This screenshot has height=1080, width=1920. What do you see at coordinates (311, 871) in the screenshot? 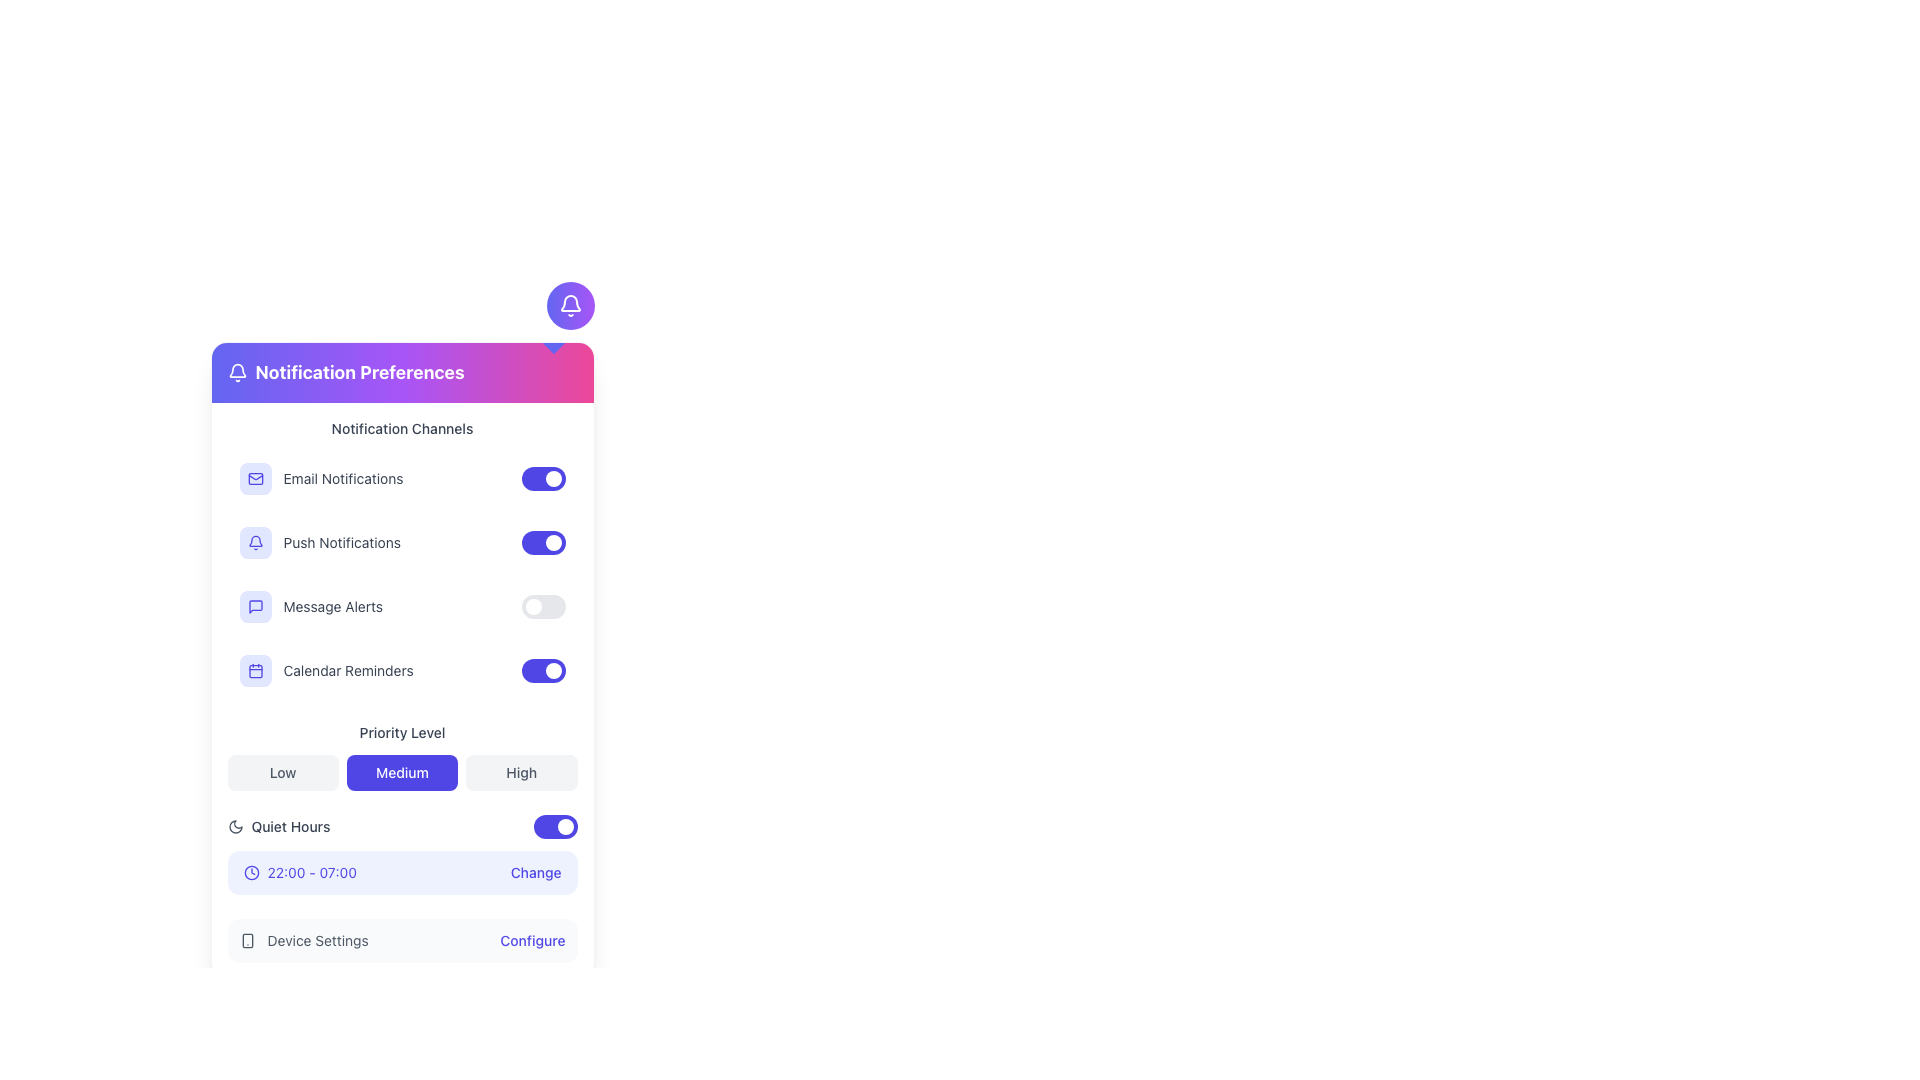
I see `time period displayed in the text label element showing '22:00 - 07:00', which is part of the 'Quiet Hours' section and located below the 'Priority Level' section` at bounding box center [311, 871].